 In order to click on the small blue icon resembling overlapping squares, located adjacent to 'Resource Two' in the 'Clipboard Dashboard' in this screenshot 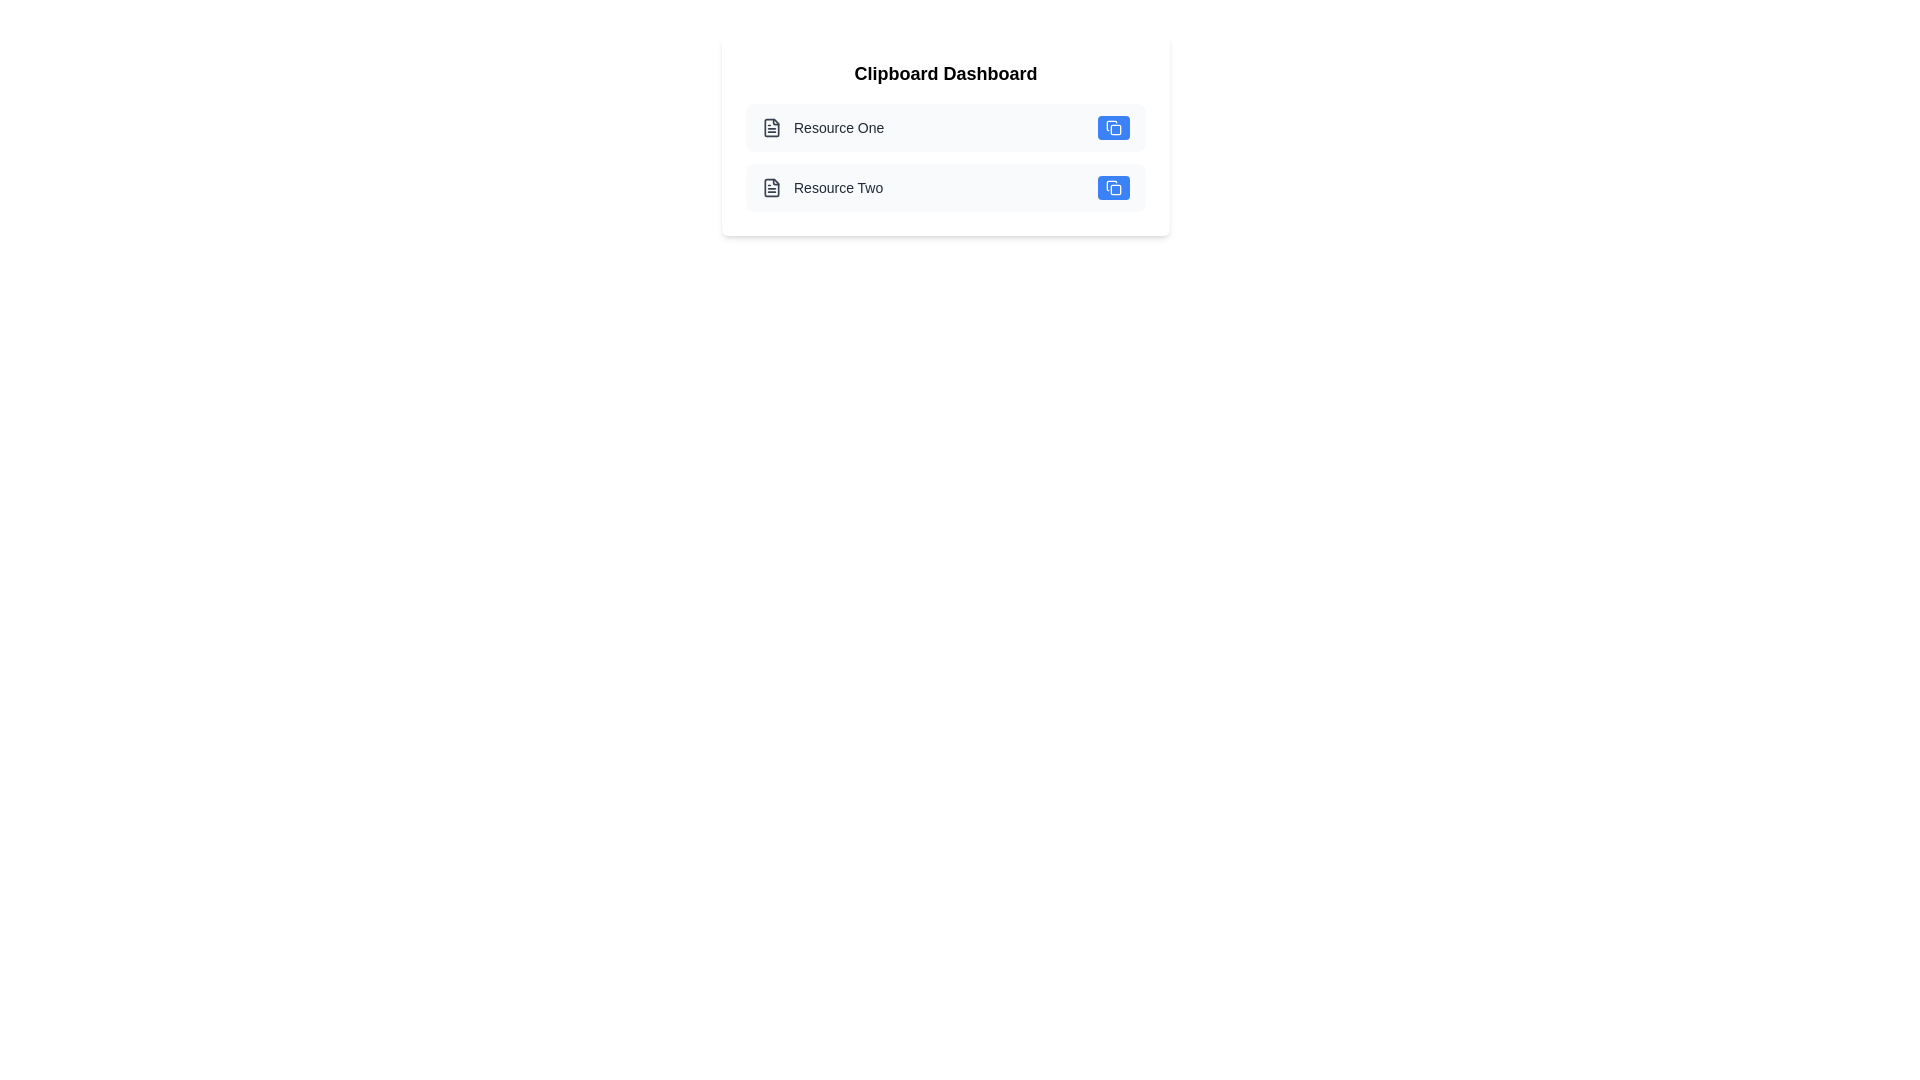, I will do `click(1112, 188)`.